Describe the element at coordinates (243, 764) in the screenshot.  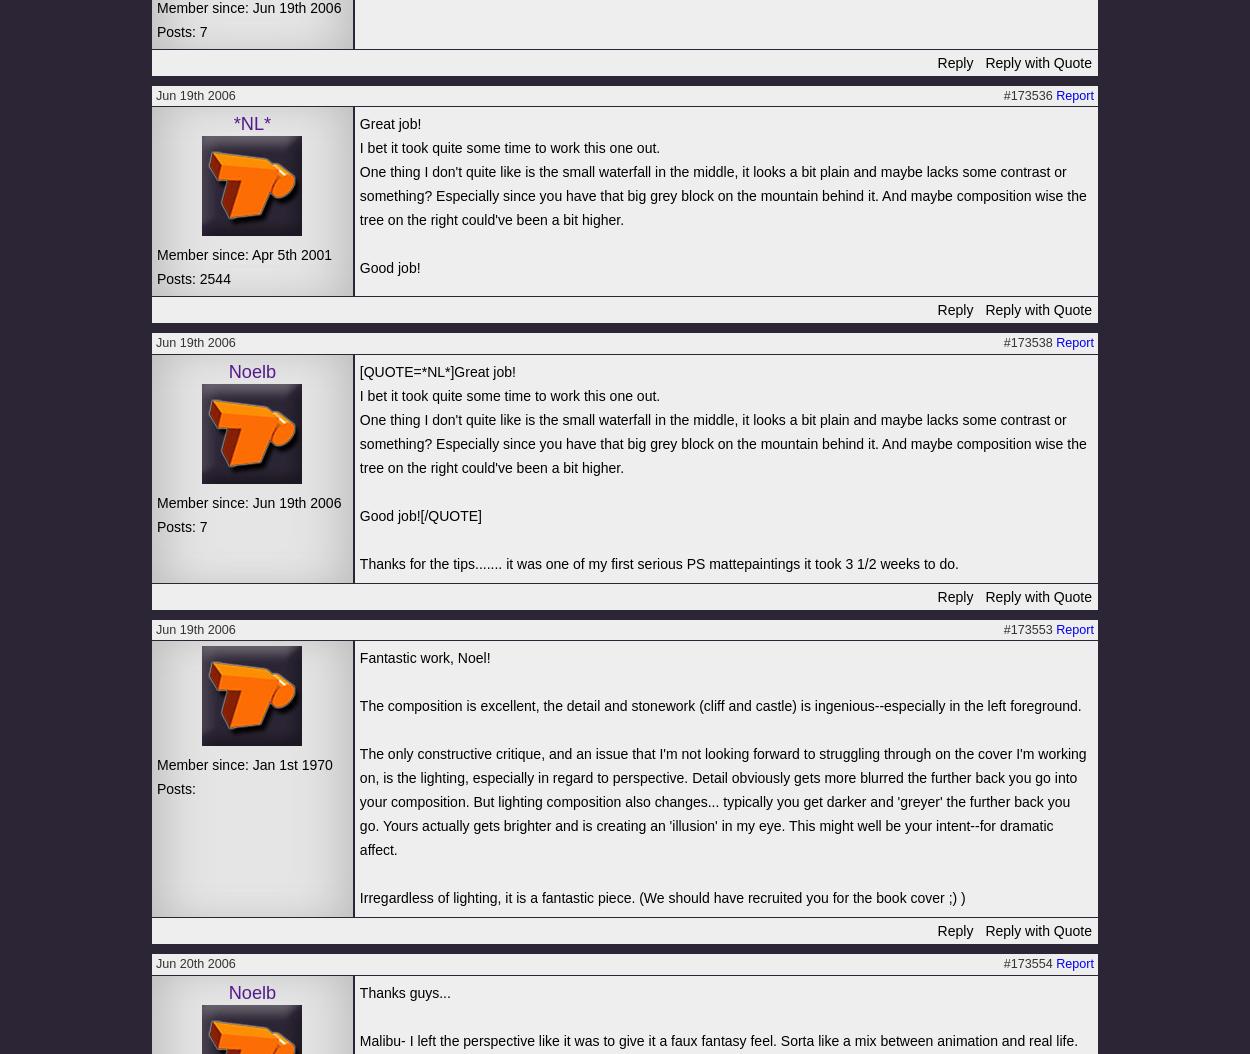
I see `'Member since: Jan 1st 1970'` at that location.